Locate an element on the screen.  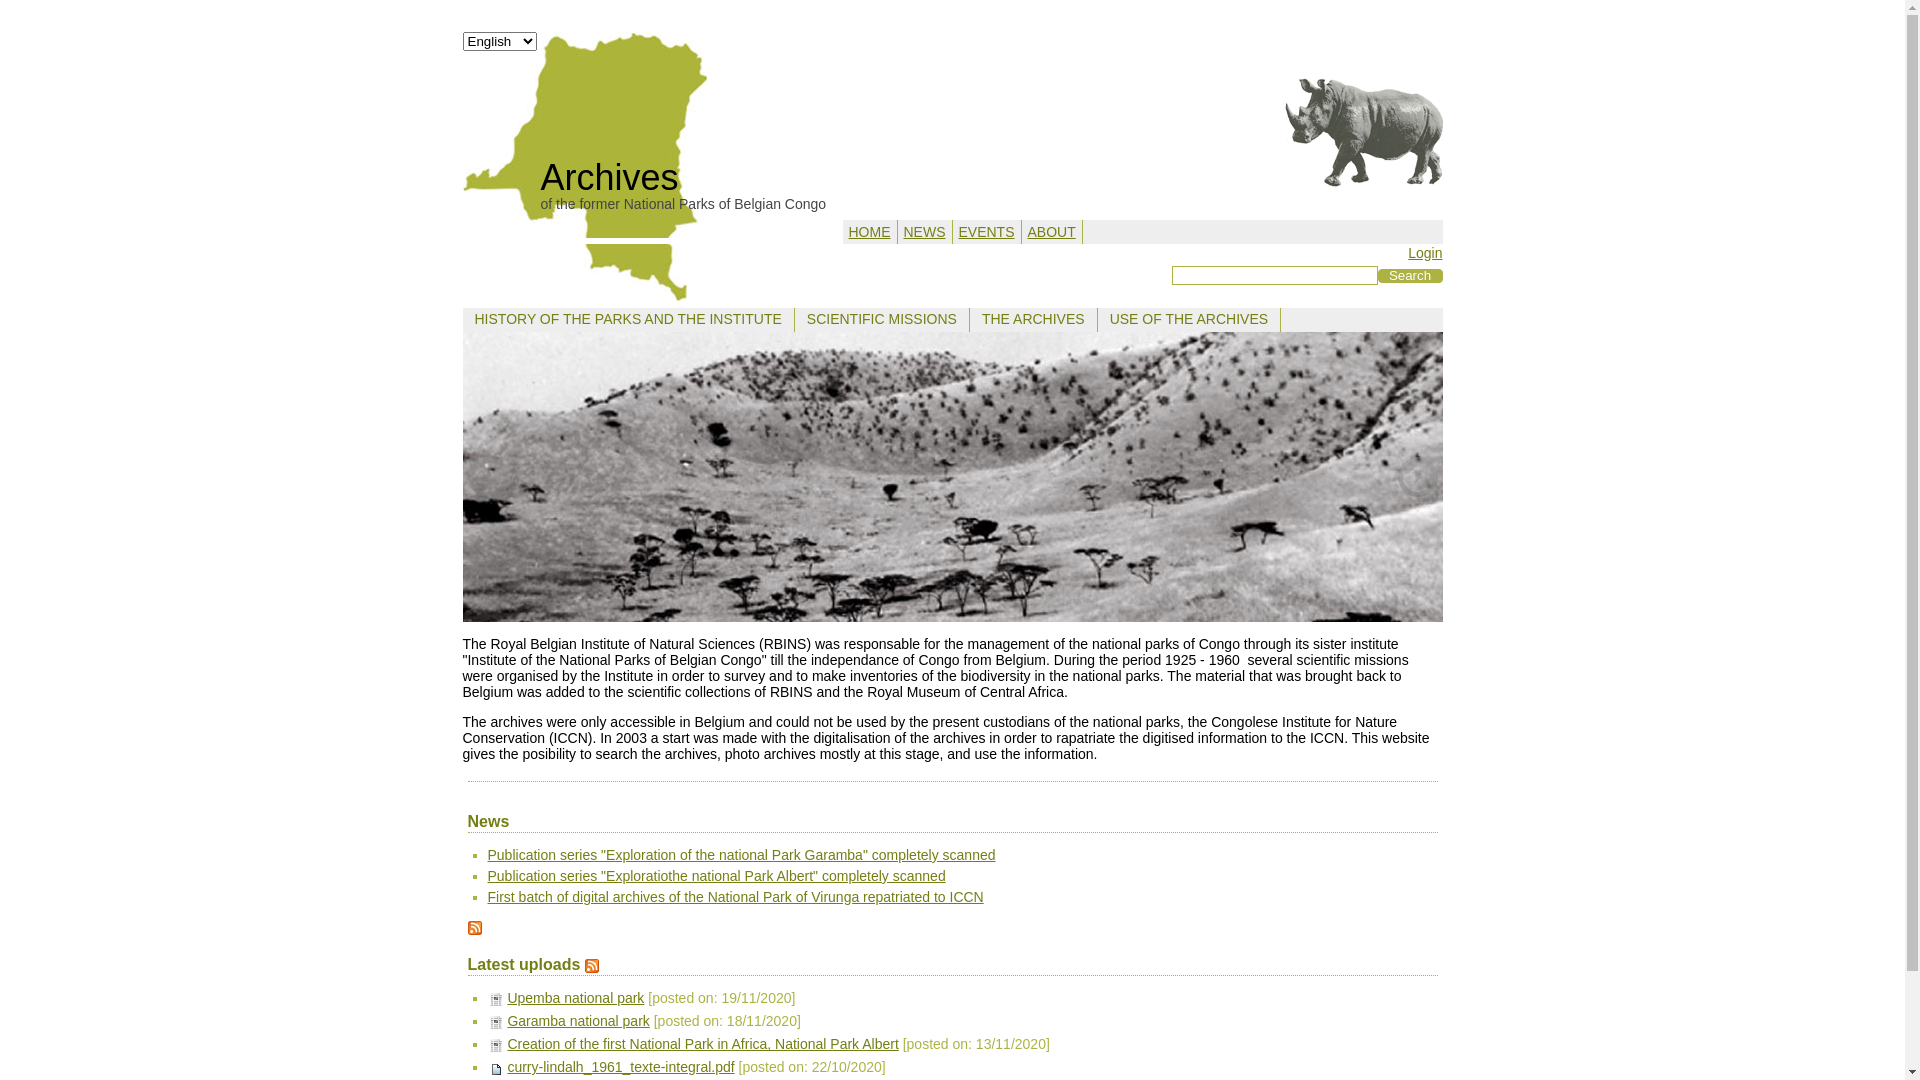
'THE ARCHIVES' is located at coordinates (1033, 318).